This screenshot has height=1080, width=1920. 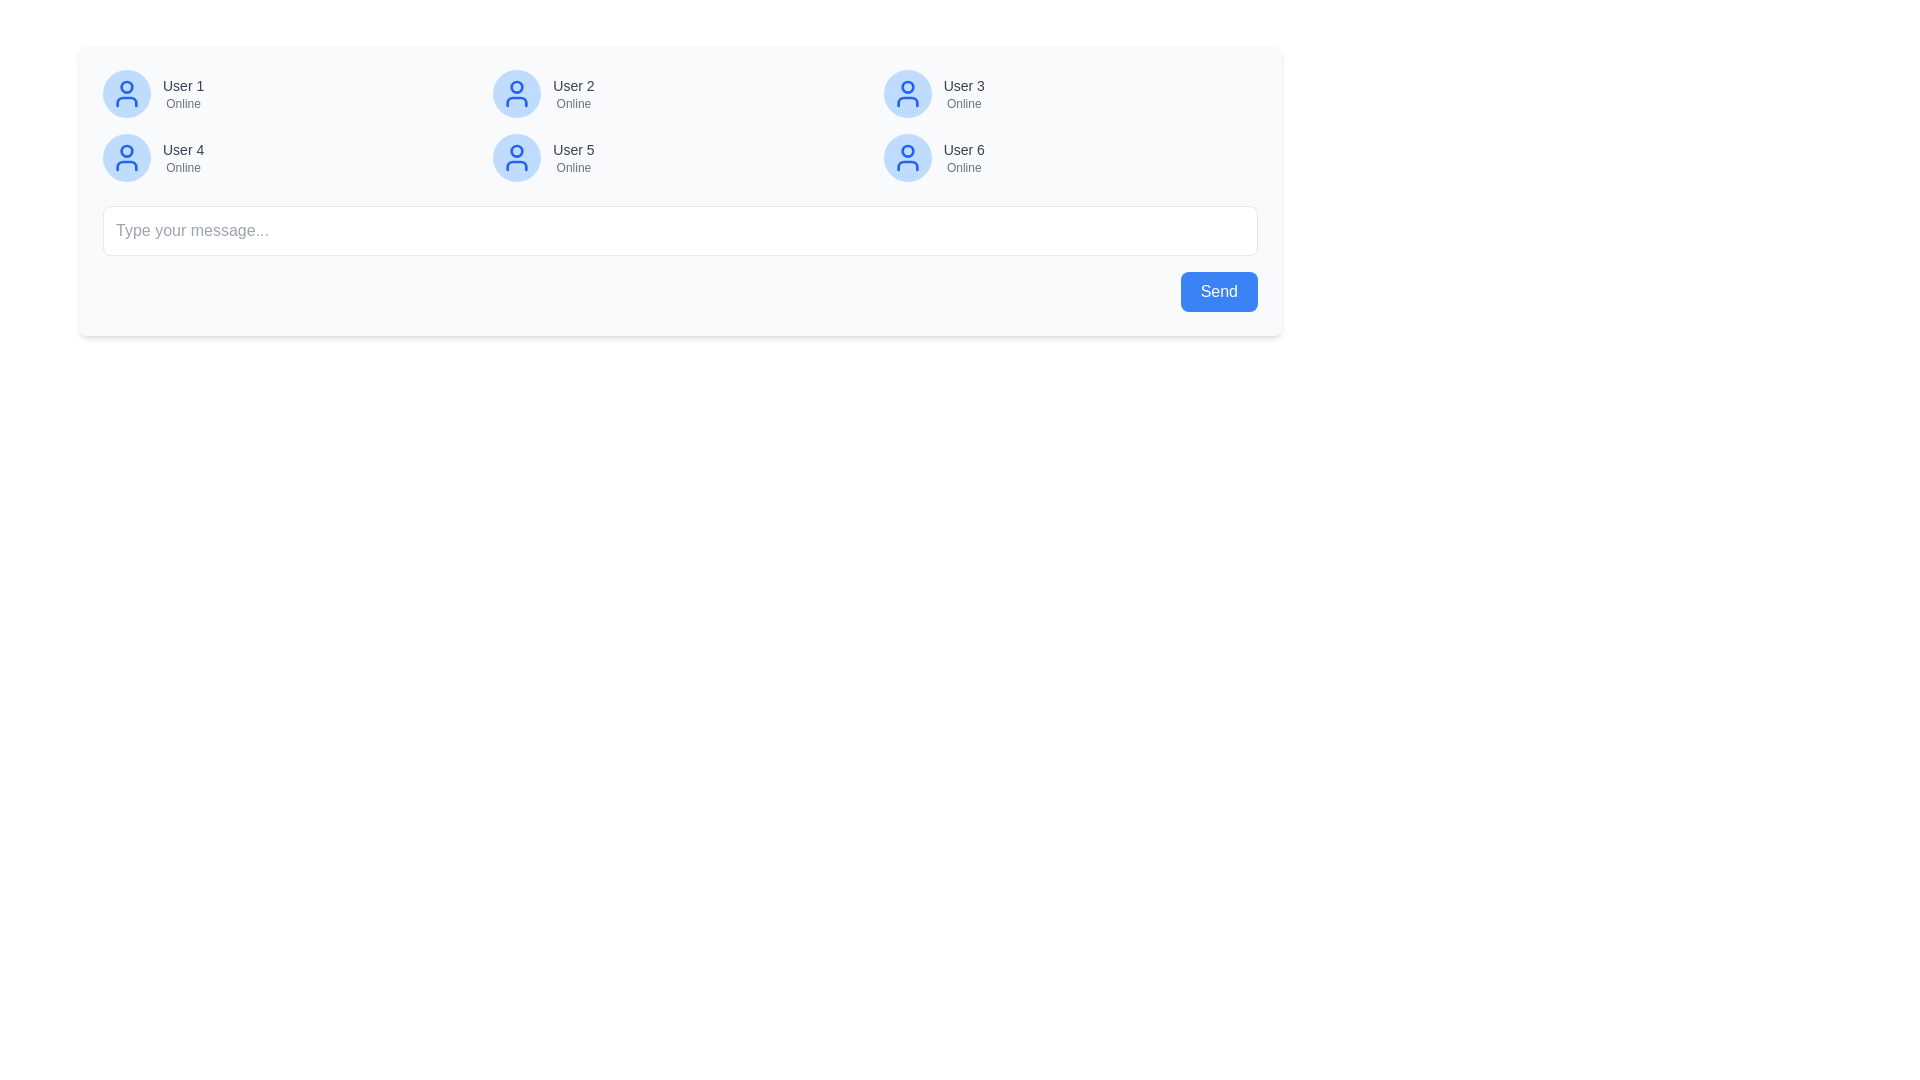 What do you see at coordinates (906, 93) in the screenshot?
I see `the user profile icon, which is a circular icon with a blue outline, positioned third from the left in the top row of the user list` at bounding box center [906, 93].